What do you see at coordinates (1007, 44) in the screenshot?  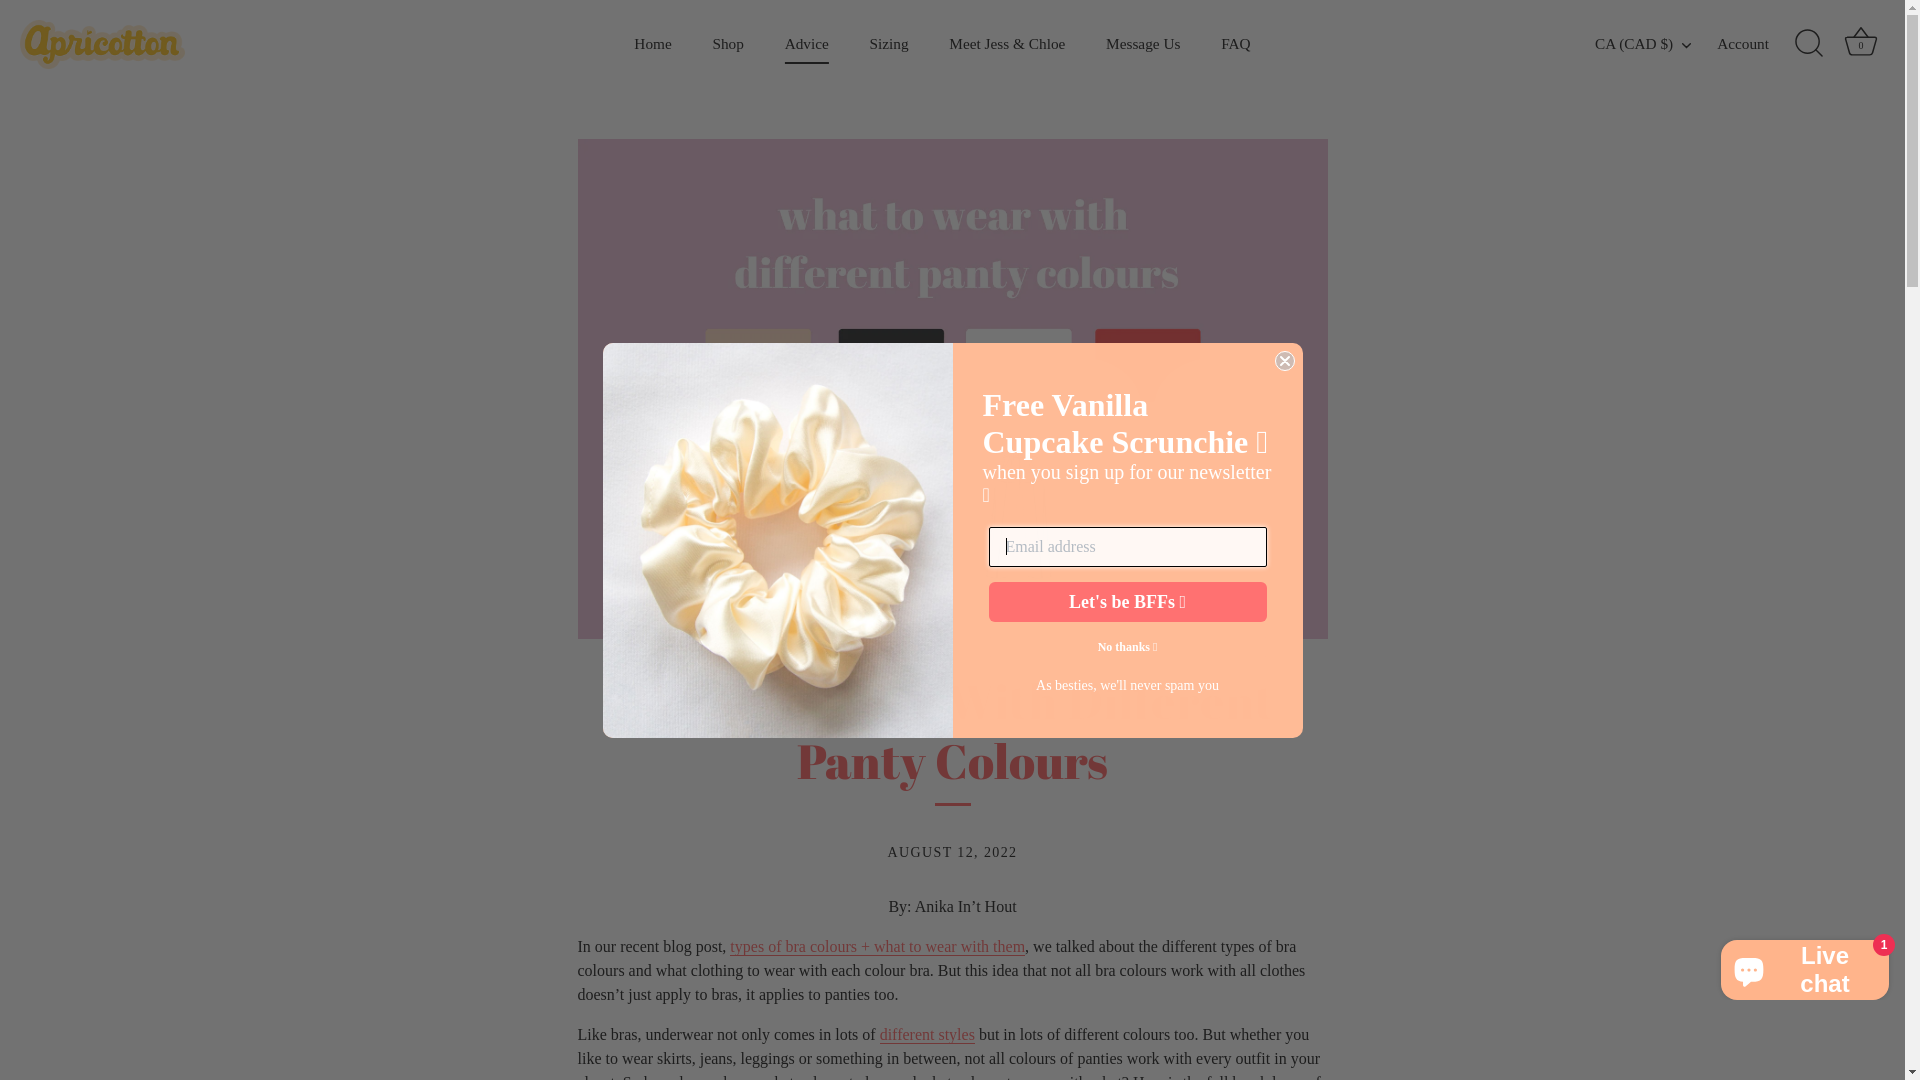 I see `'Meet Jess & Chloe'` at bounding box center [1007, 44].